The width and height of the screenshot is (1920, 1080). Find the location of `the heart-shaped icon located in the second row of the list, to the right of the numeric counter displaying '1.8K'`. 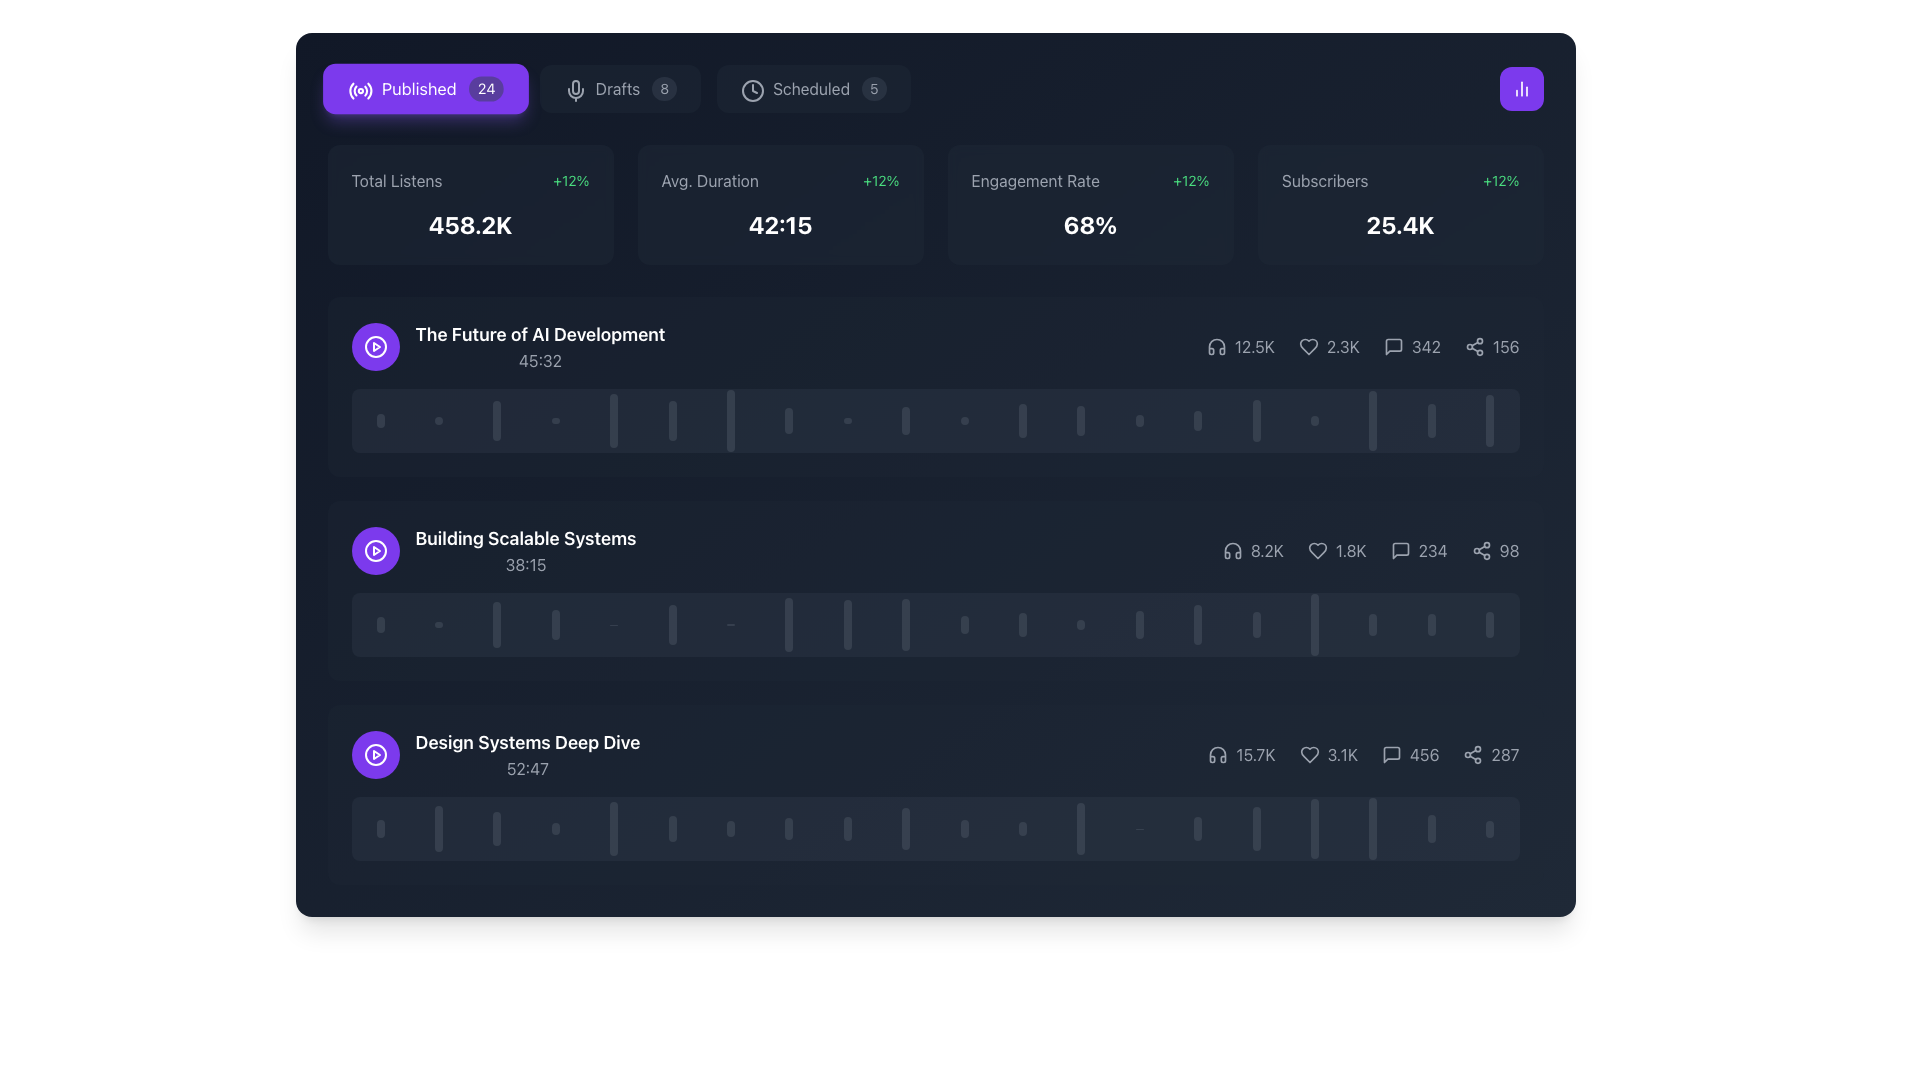

the heart-shaped icon located in the second row of the list, to the right of the numeric counter displaying '1.8K' is located at coordinates (1317, 551).